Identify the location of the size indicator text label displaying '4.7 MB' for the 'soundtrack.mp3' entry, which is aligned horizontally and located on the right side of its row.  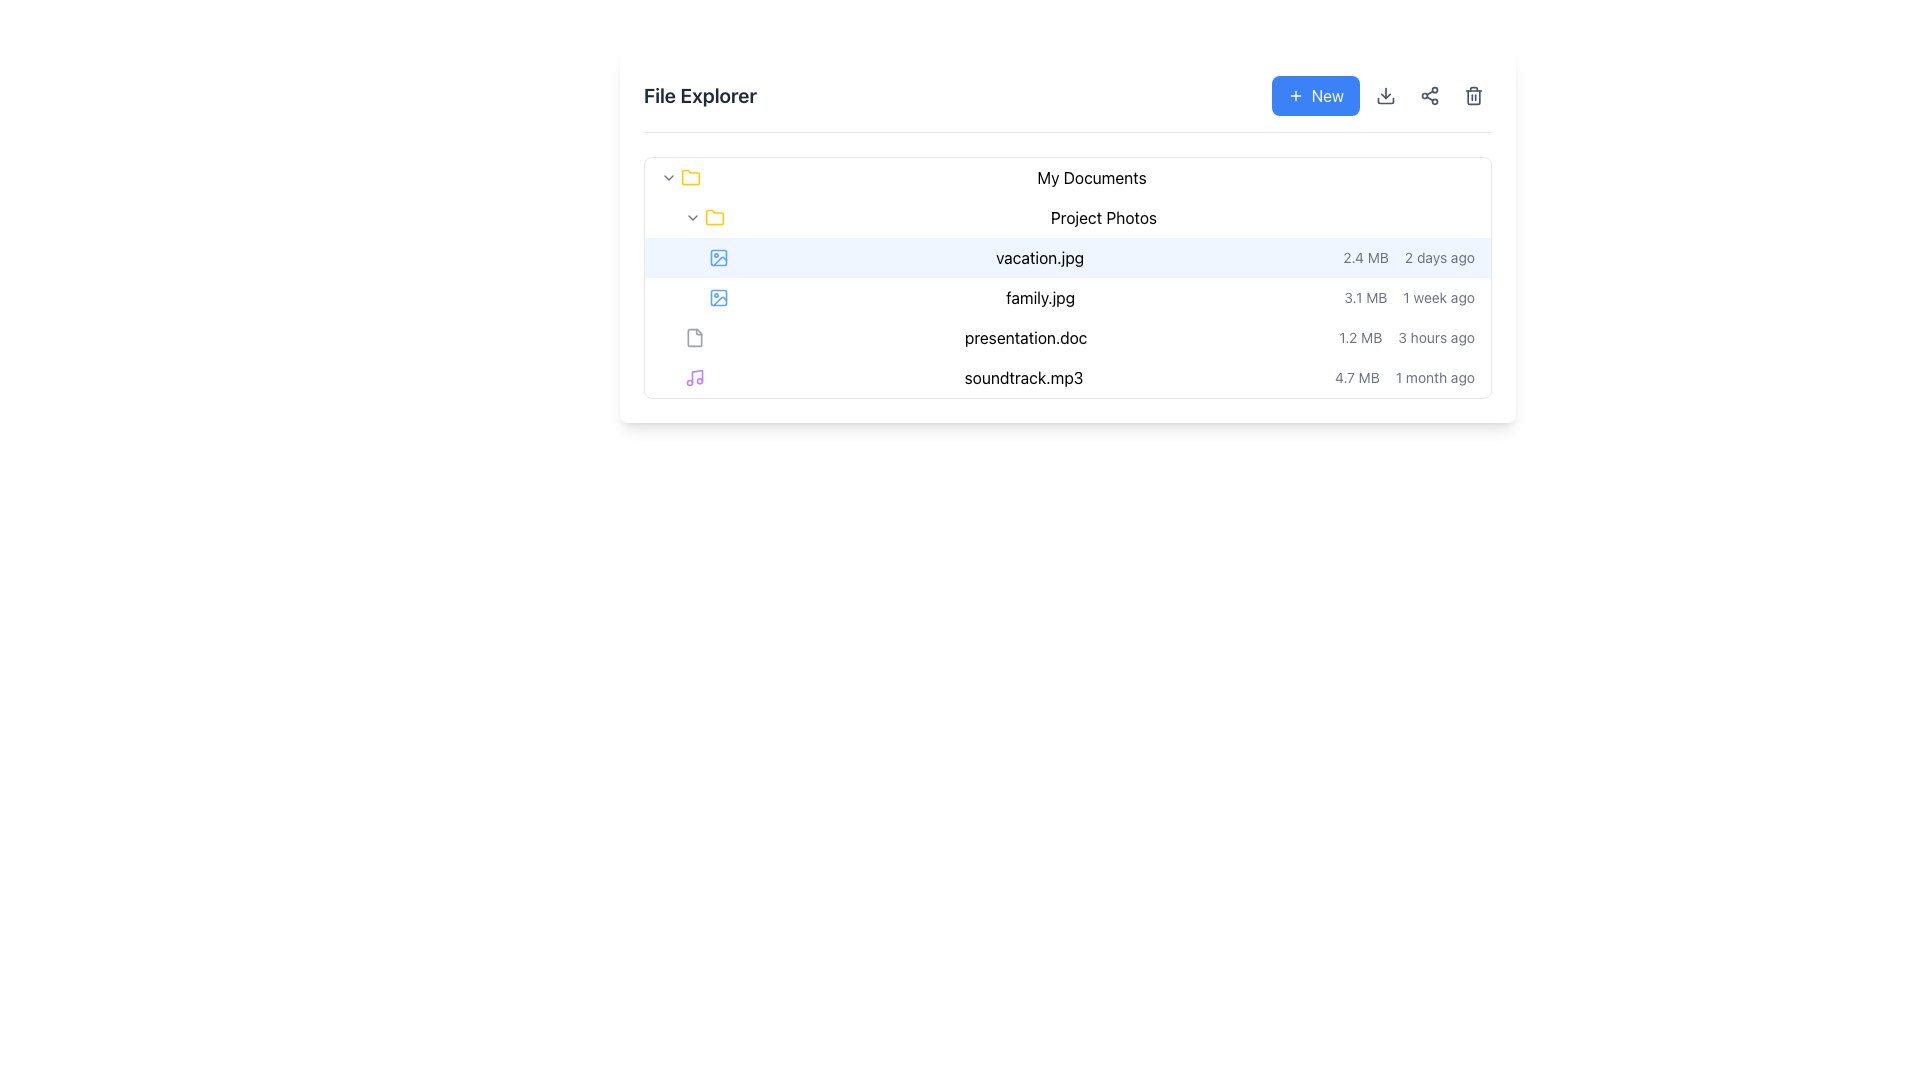
(1357, 378).